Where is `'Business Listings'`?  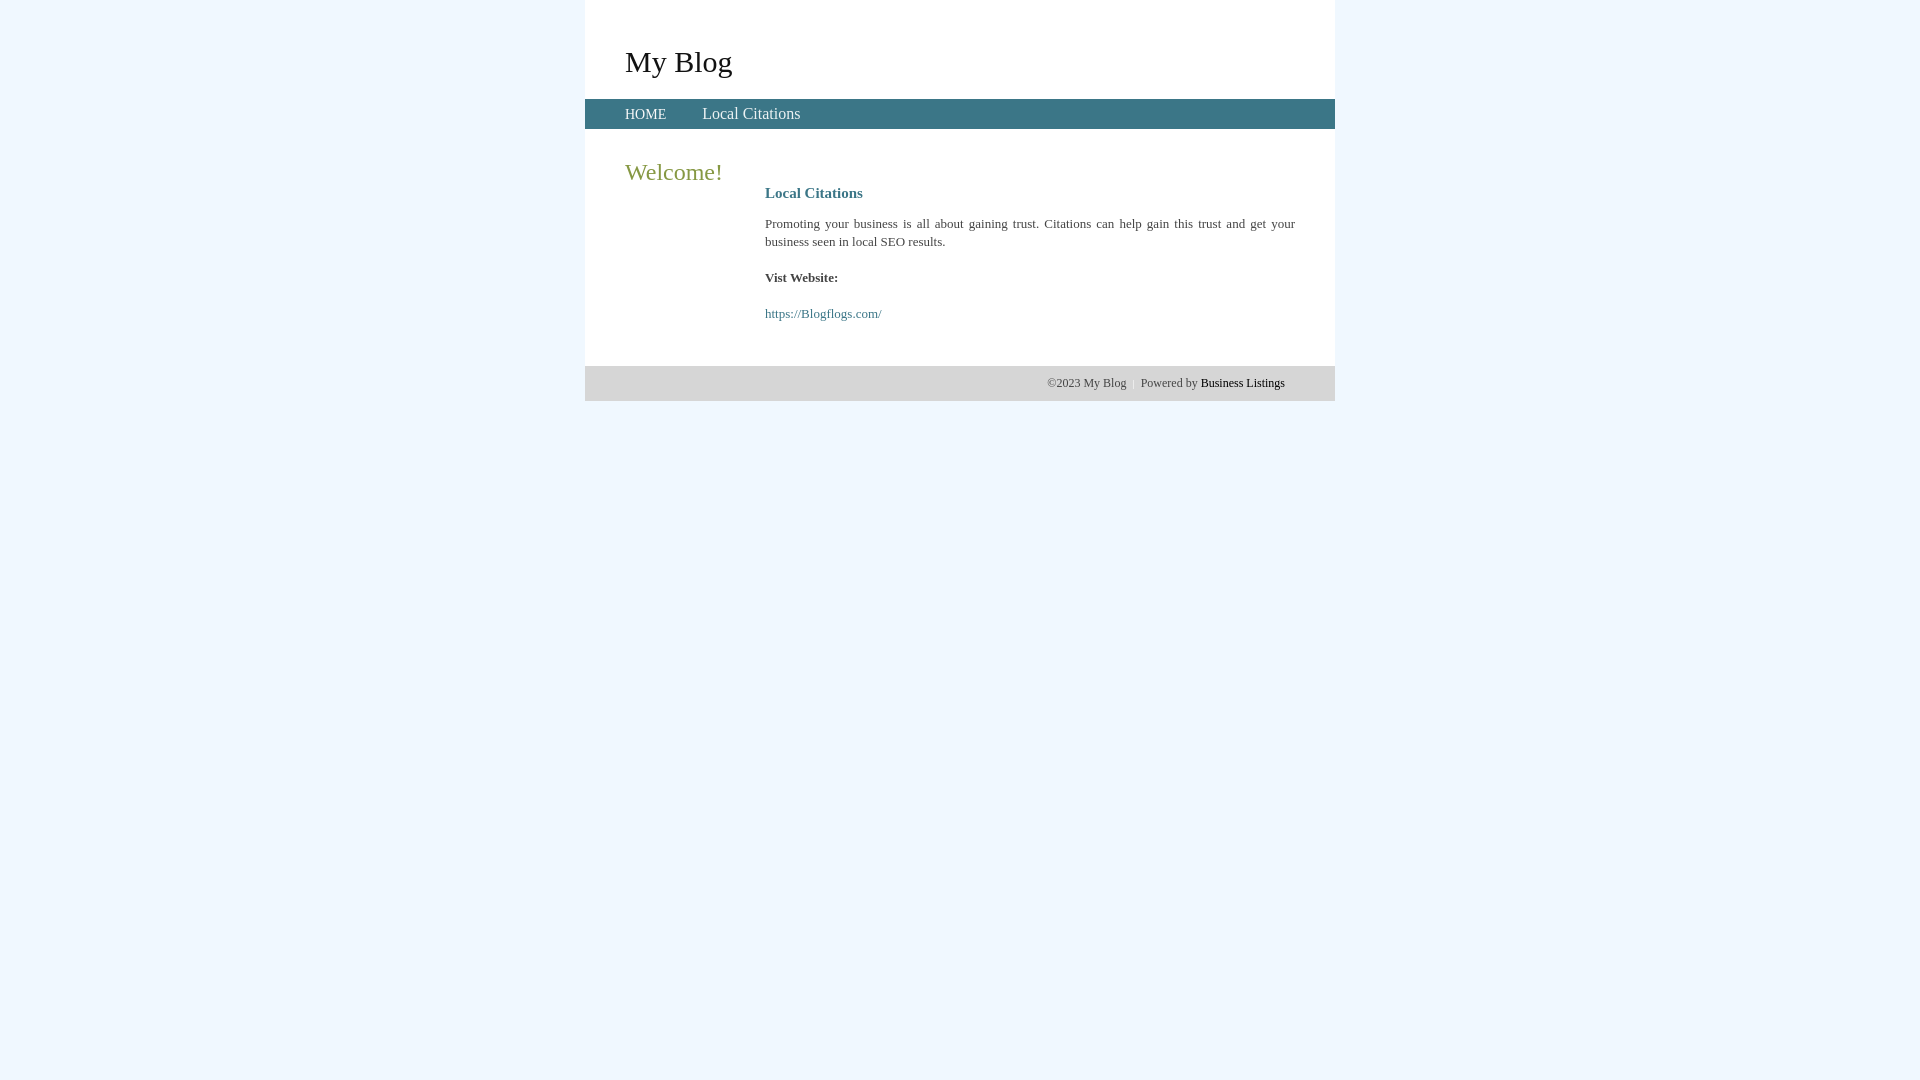 'Business Listings' is located at coordinates (1242, 382).